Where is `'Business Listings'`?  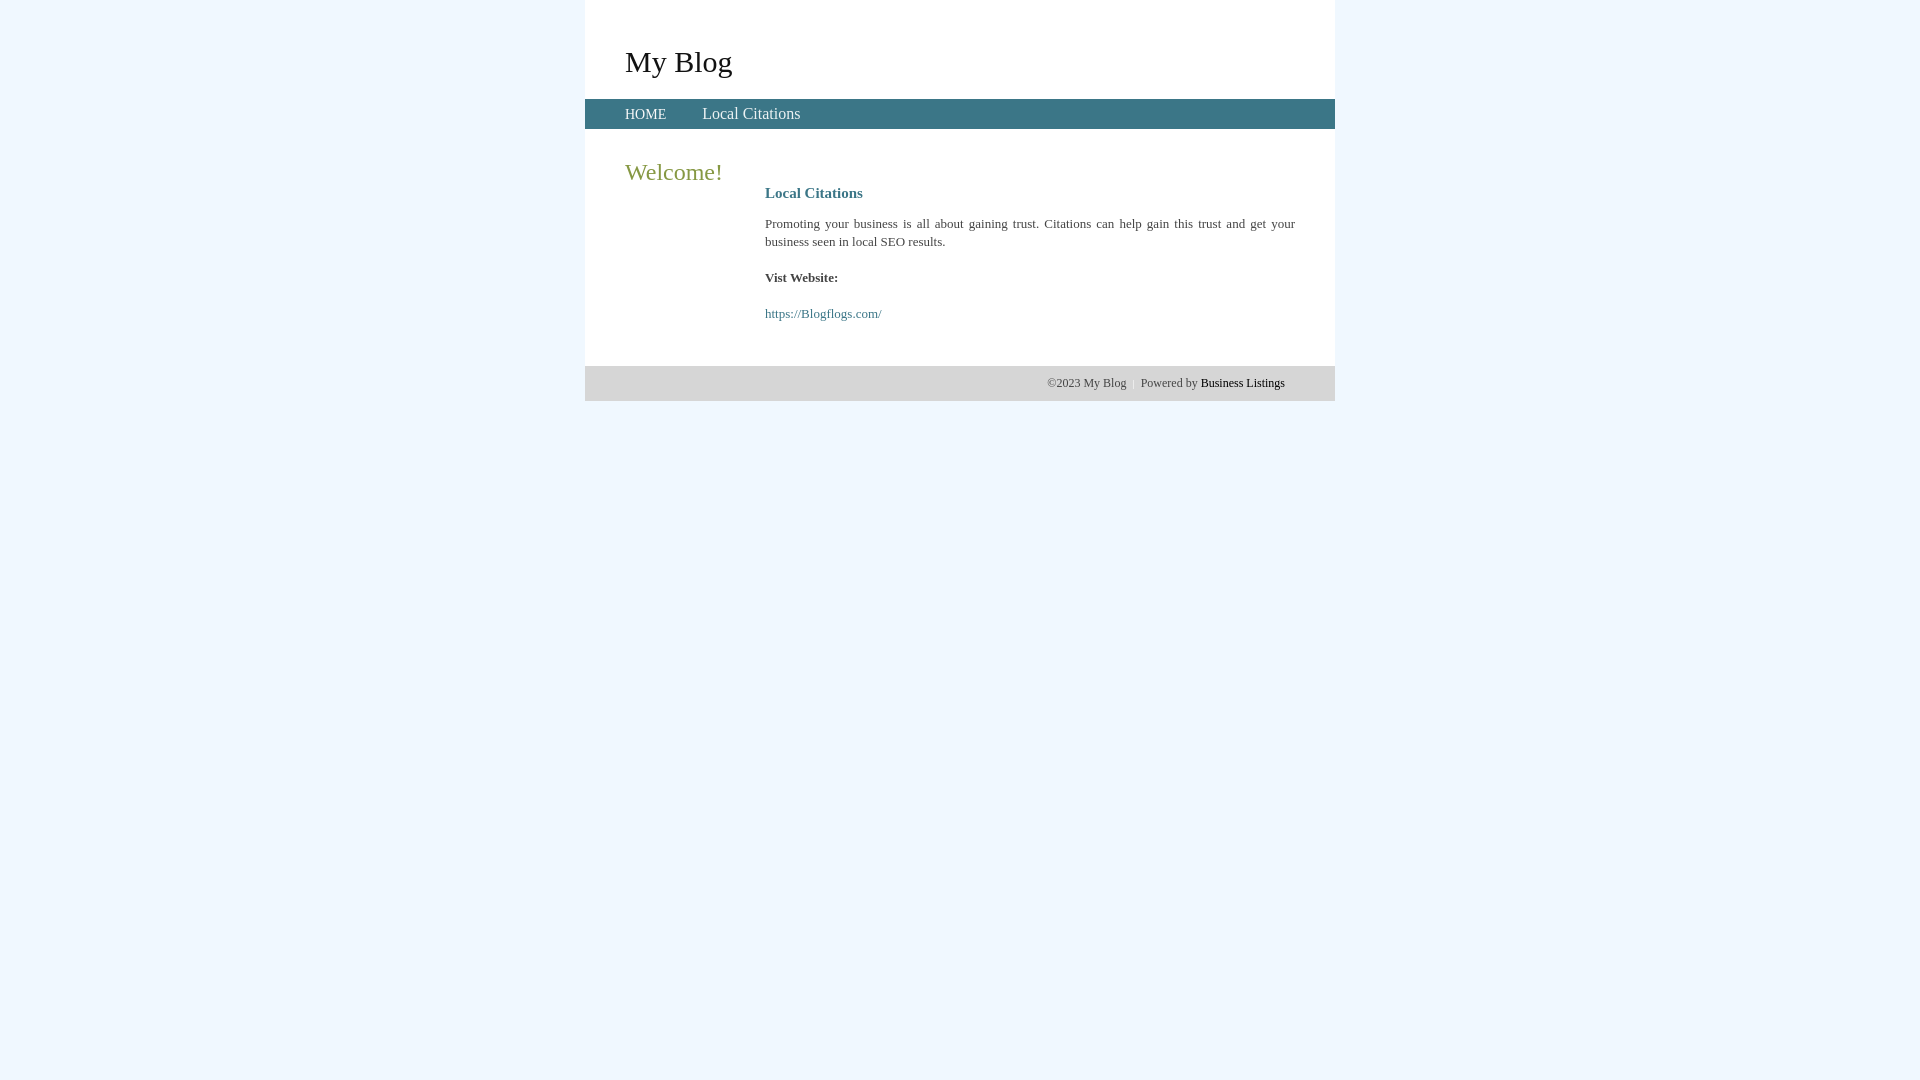 'Business Listings' is located at coordinates (1242, 382).